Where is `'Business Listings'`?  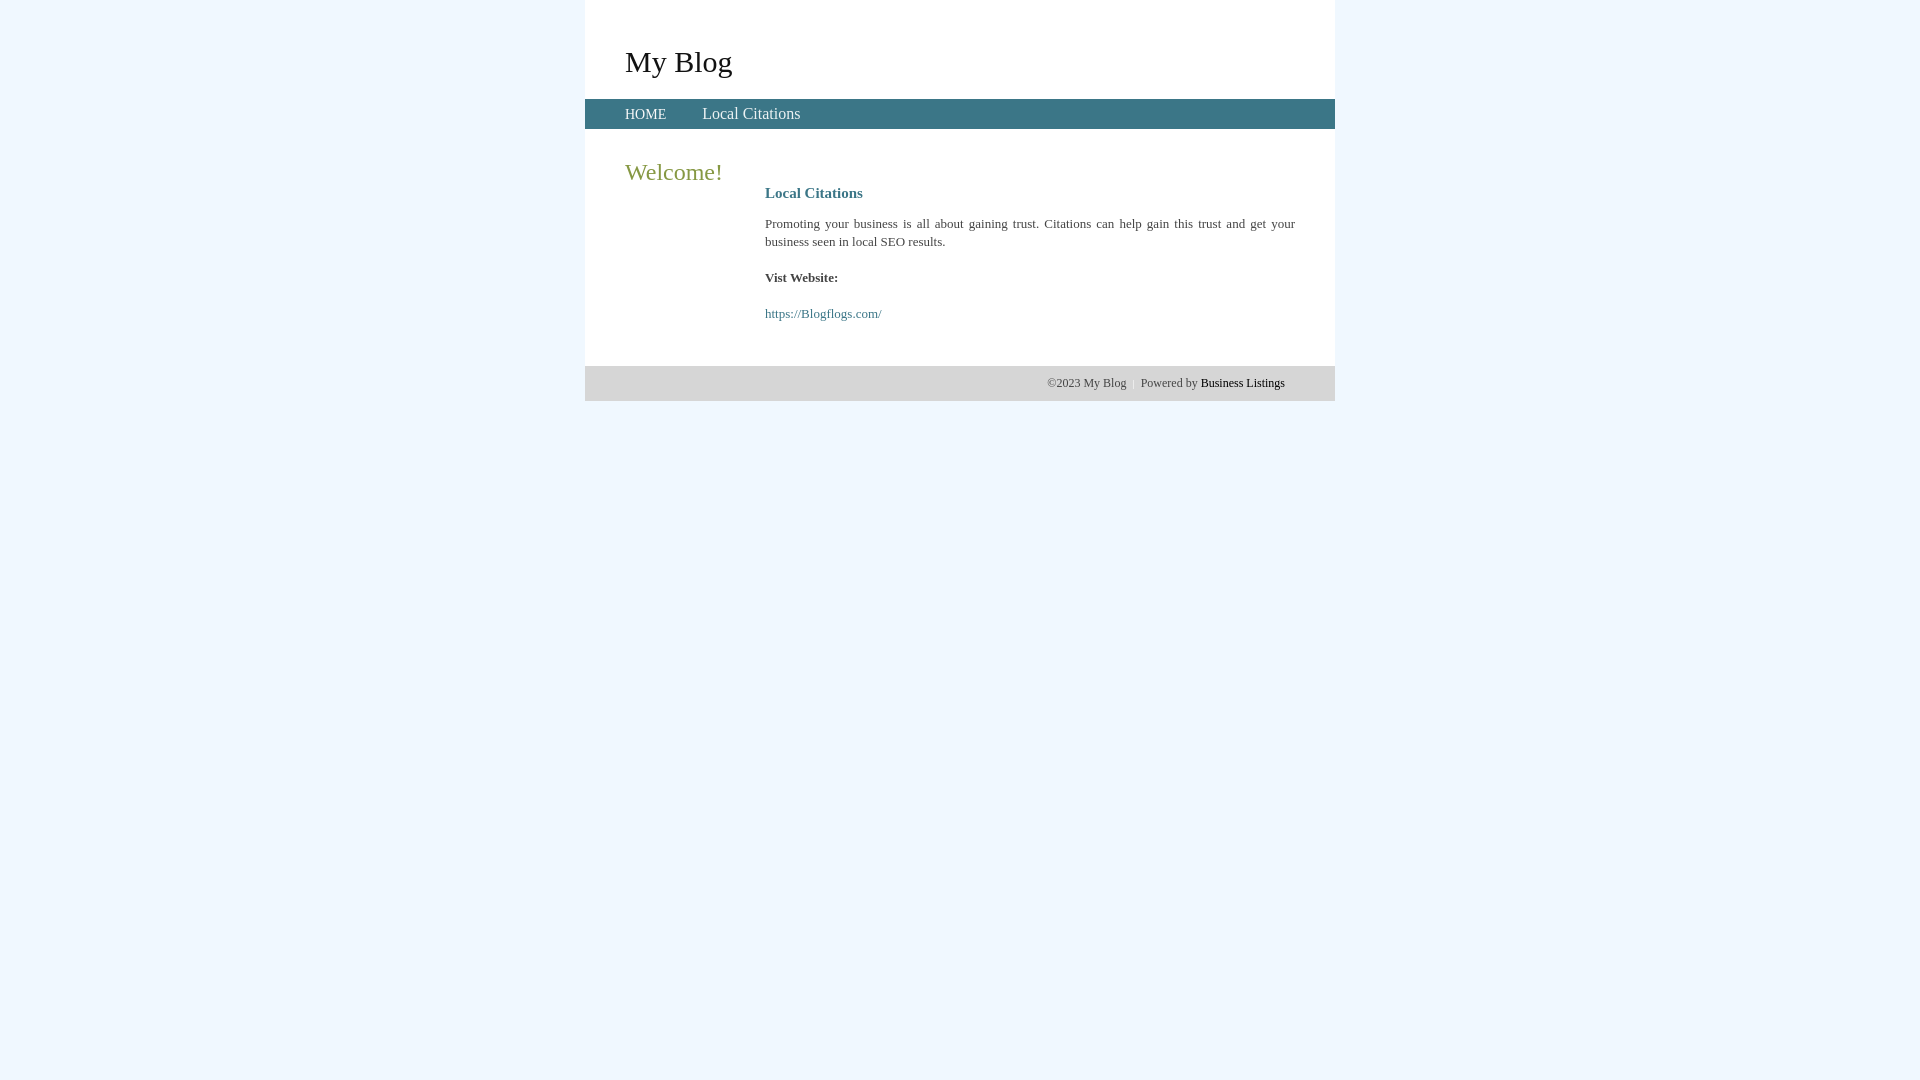 'Business Listings' is located at coordinates (1242, 382).